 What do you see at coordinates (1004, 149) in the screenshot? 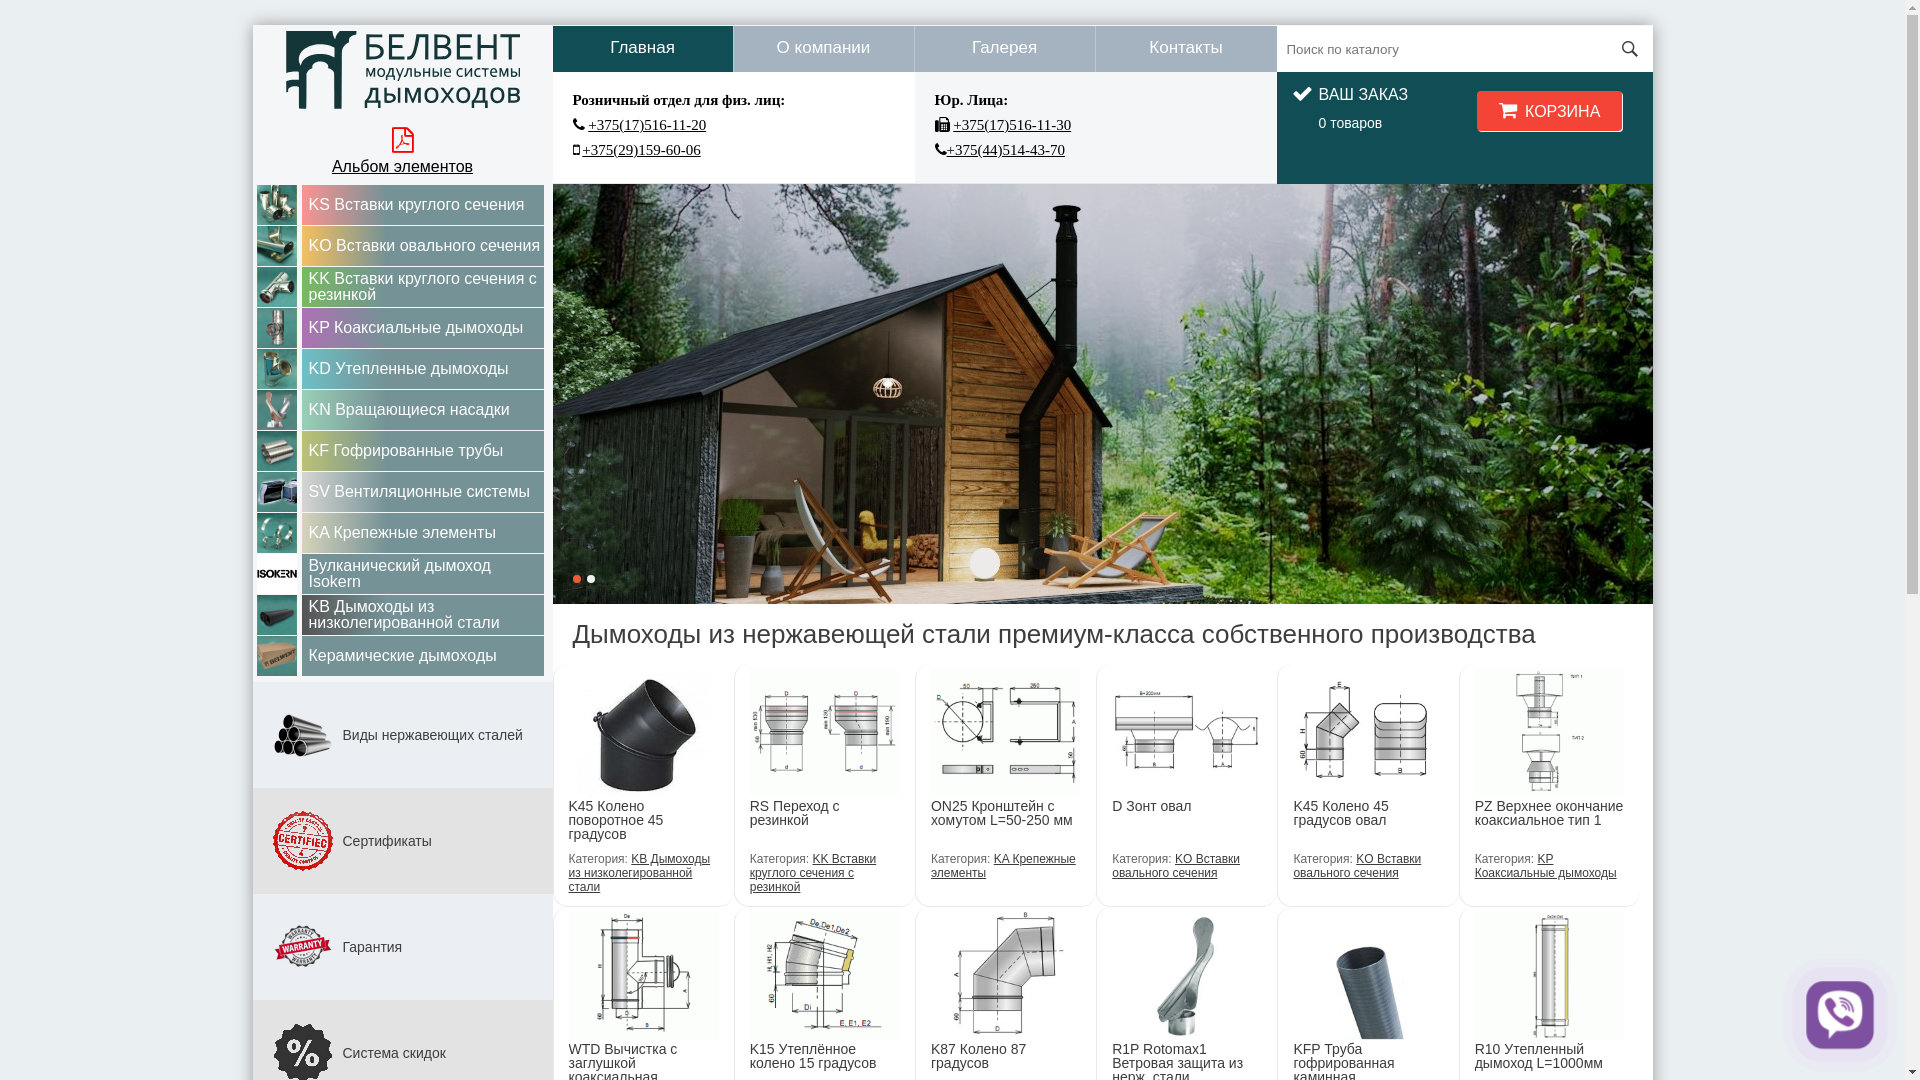
I see `'+375(44)514-43-70'` at bounding box center [1004, 149].